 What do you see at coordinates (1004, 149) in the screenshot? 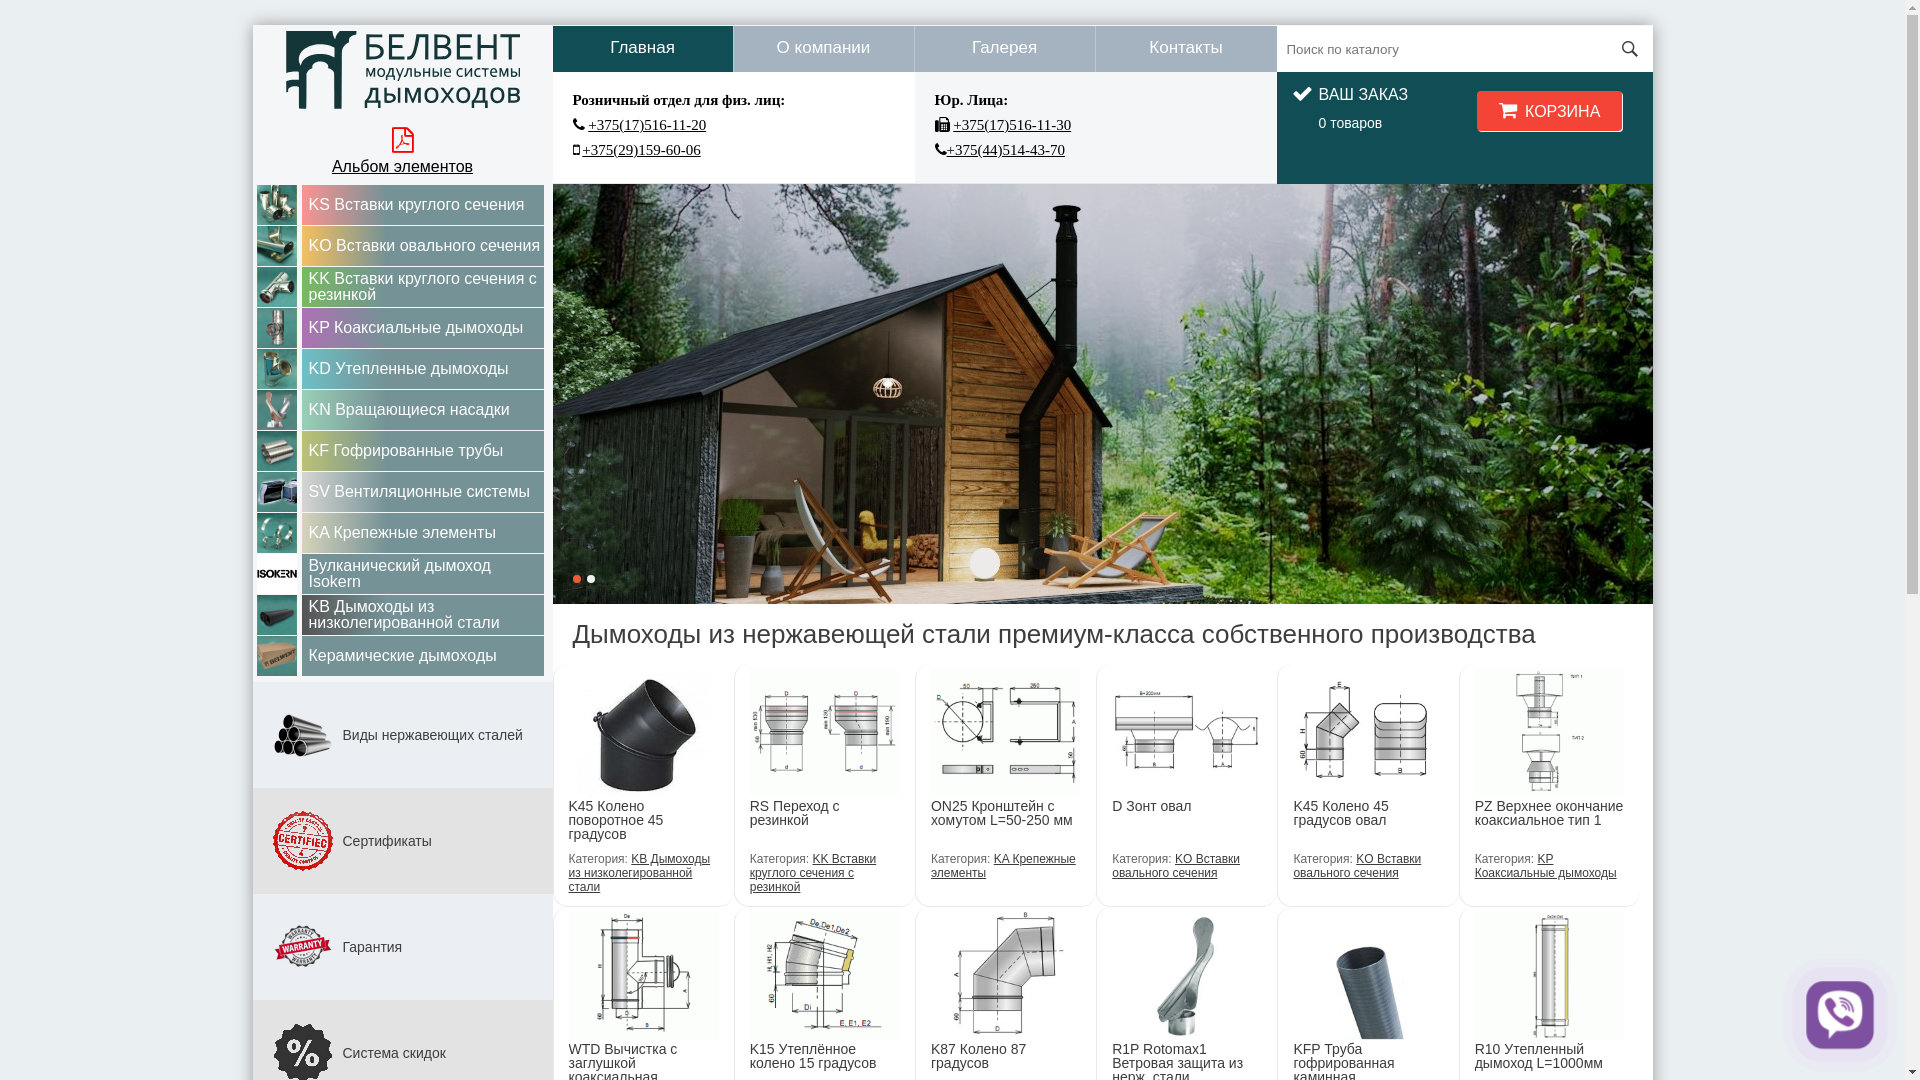
I see `'+375(44)514-43-70'` at bounding box center [1004, 149].